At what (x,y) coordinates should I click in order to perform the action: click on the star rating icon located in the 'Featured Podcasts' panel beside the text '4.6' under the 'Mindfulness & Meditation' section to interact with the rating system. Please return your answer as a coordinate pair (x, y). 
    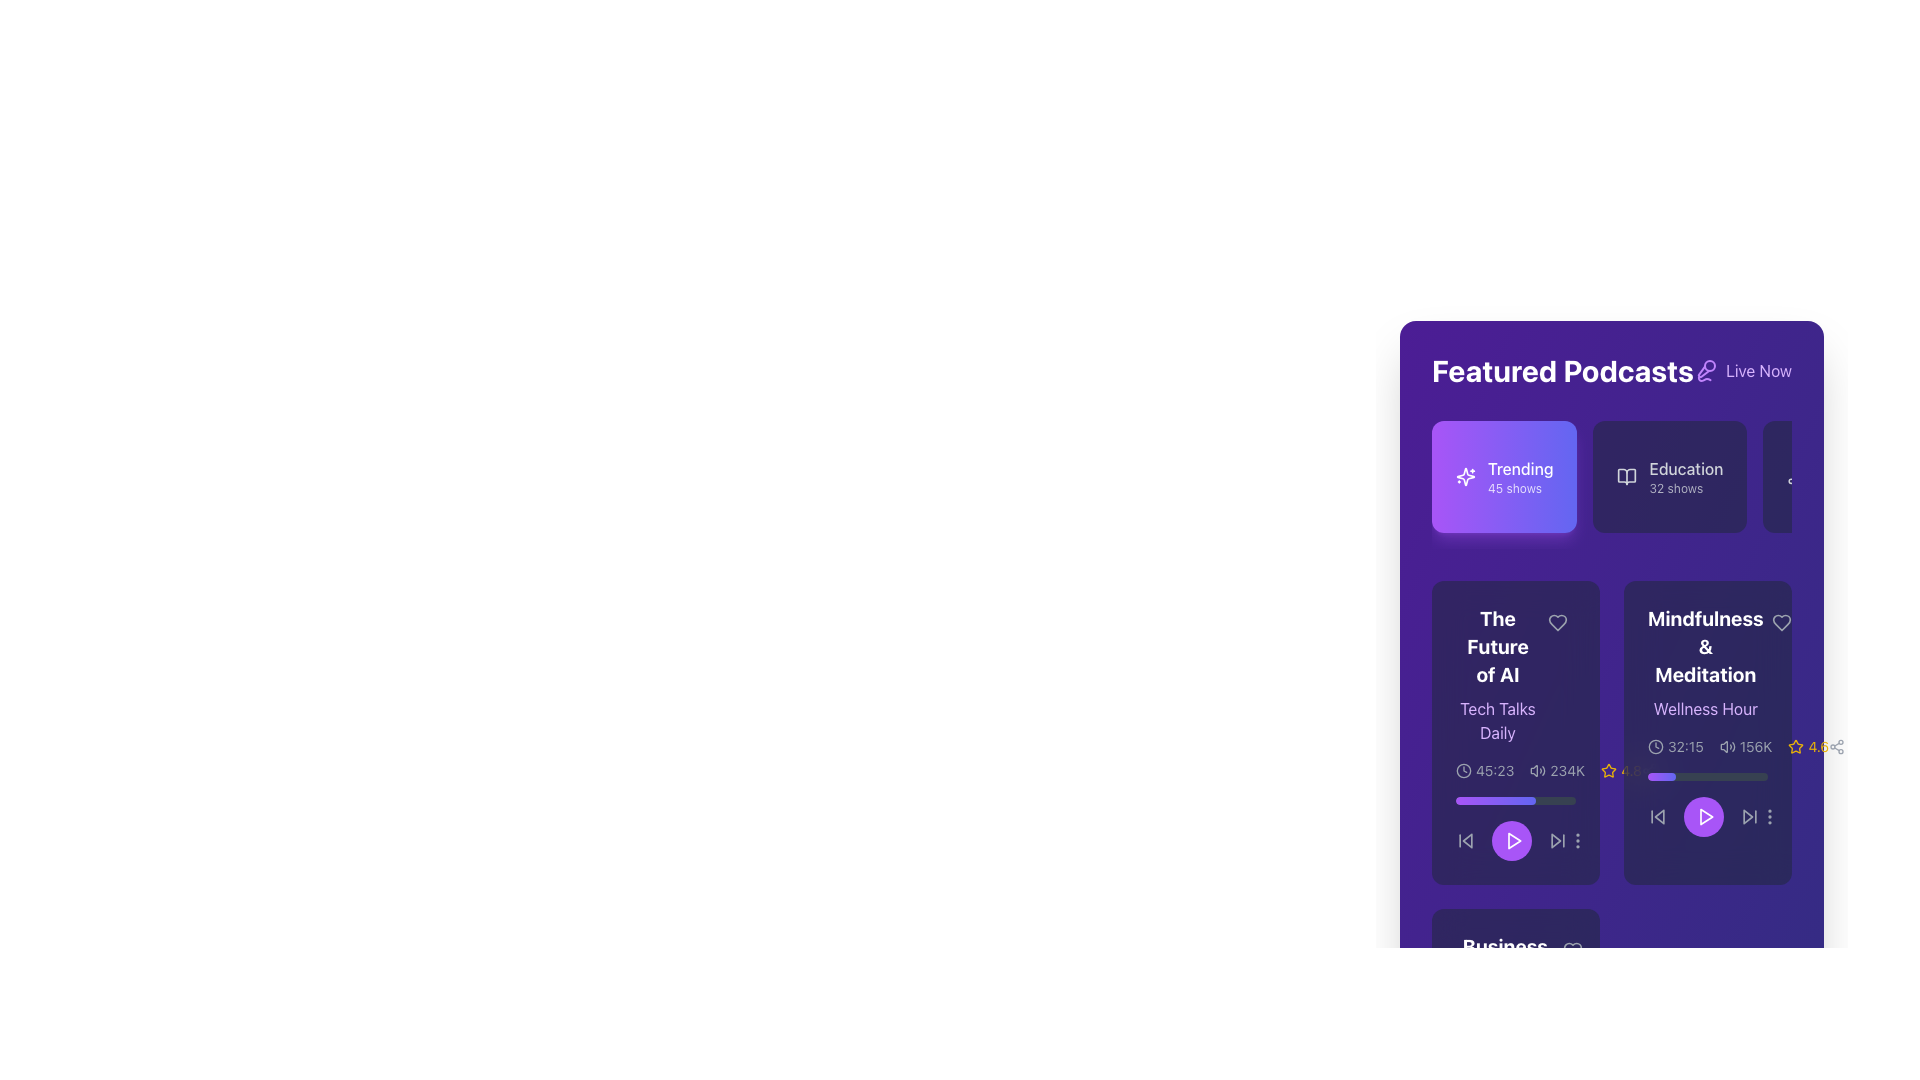
    Looking at the image, I should click on (1796, 747).